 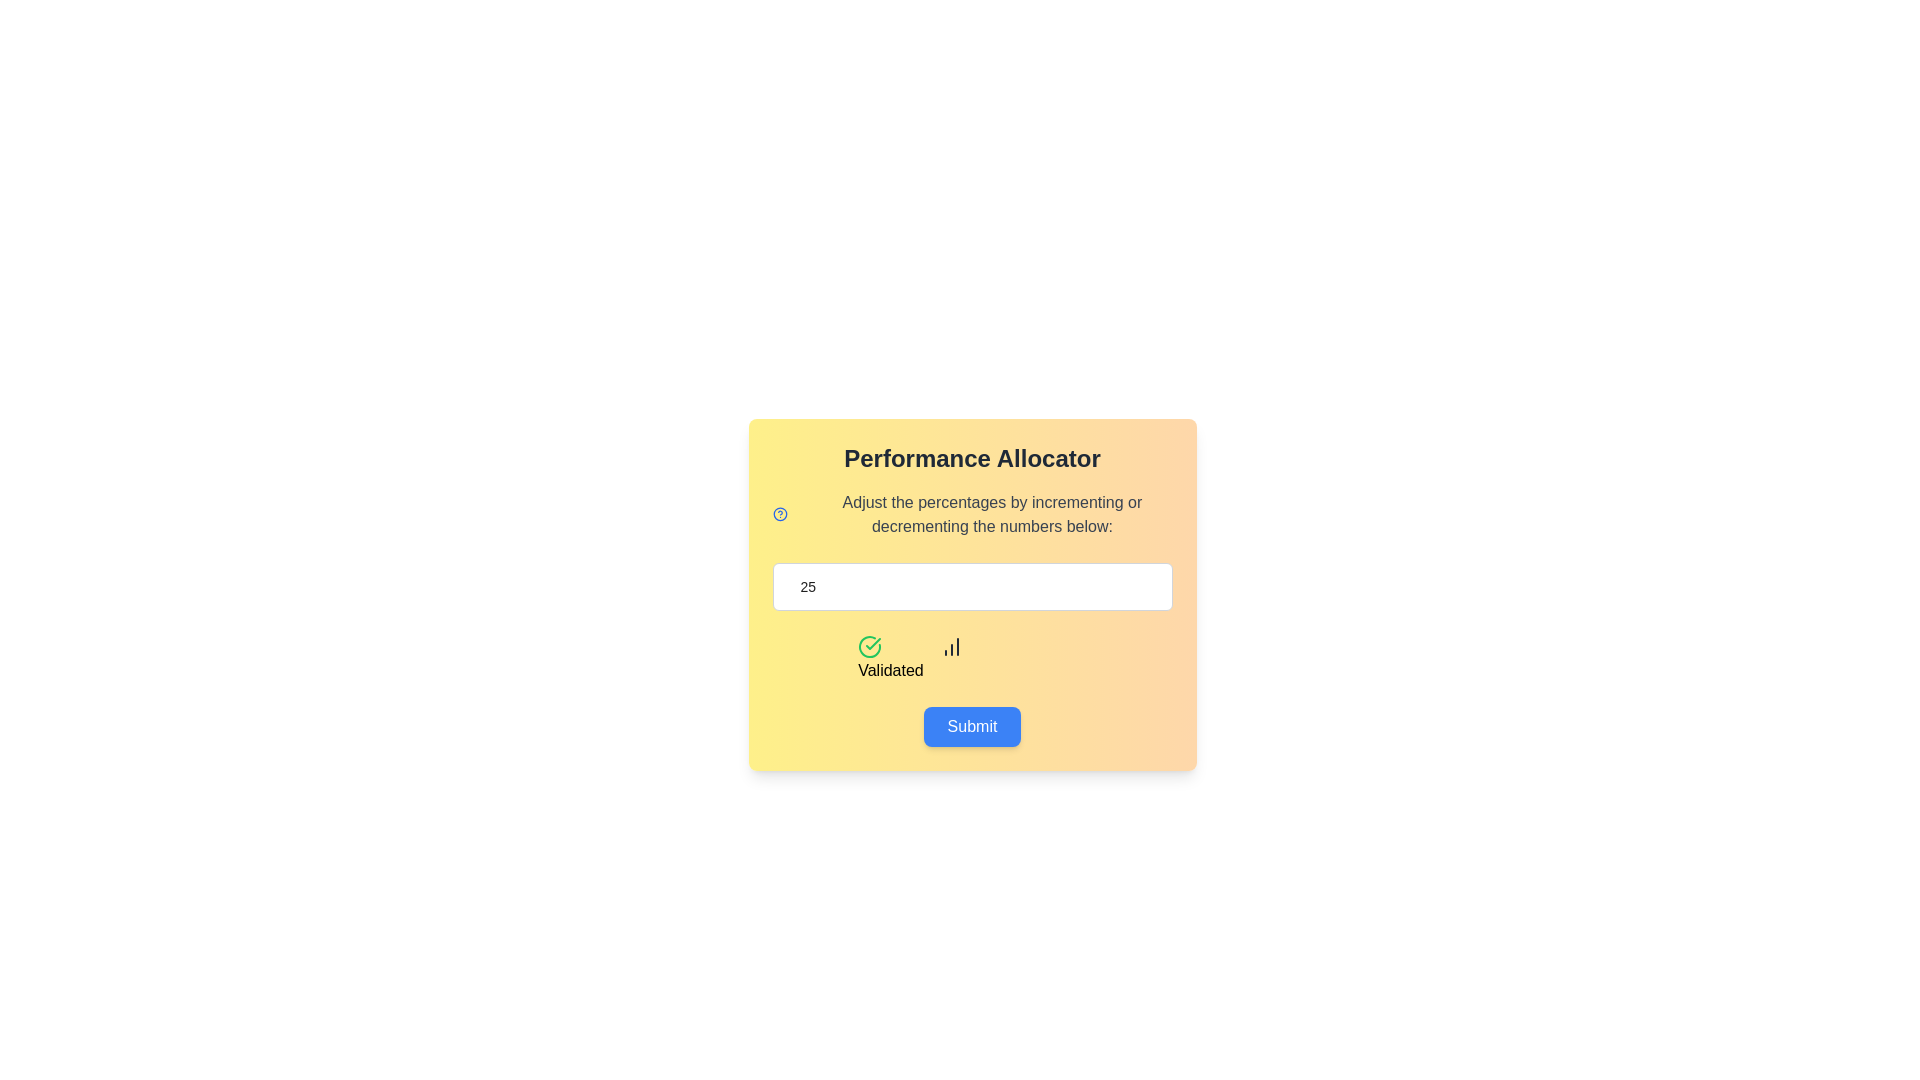 I want to click on the Text label providing guidance for adjusting percentages, located below the title 'Performance Allocator' and above the input box, so click(x=972, y=514).